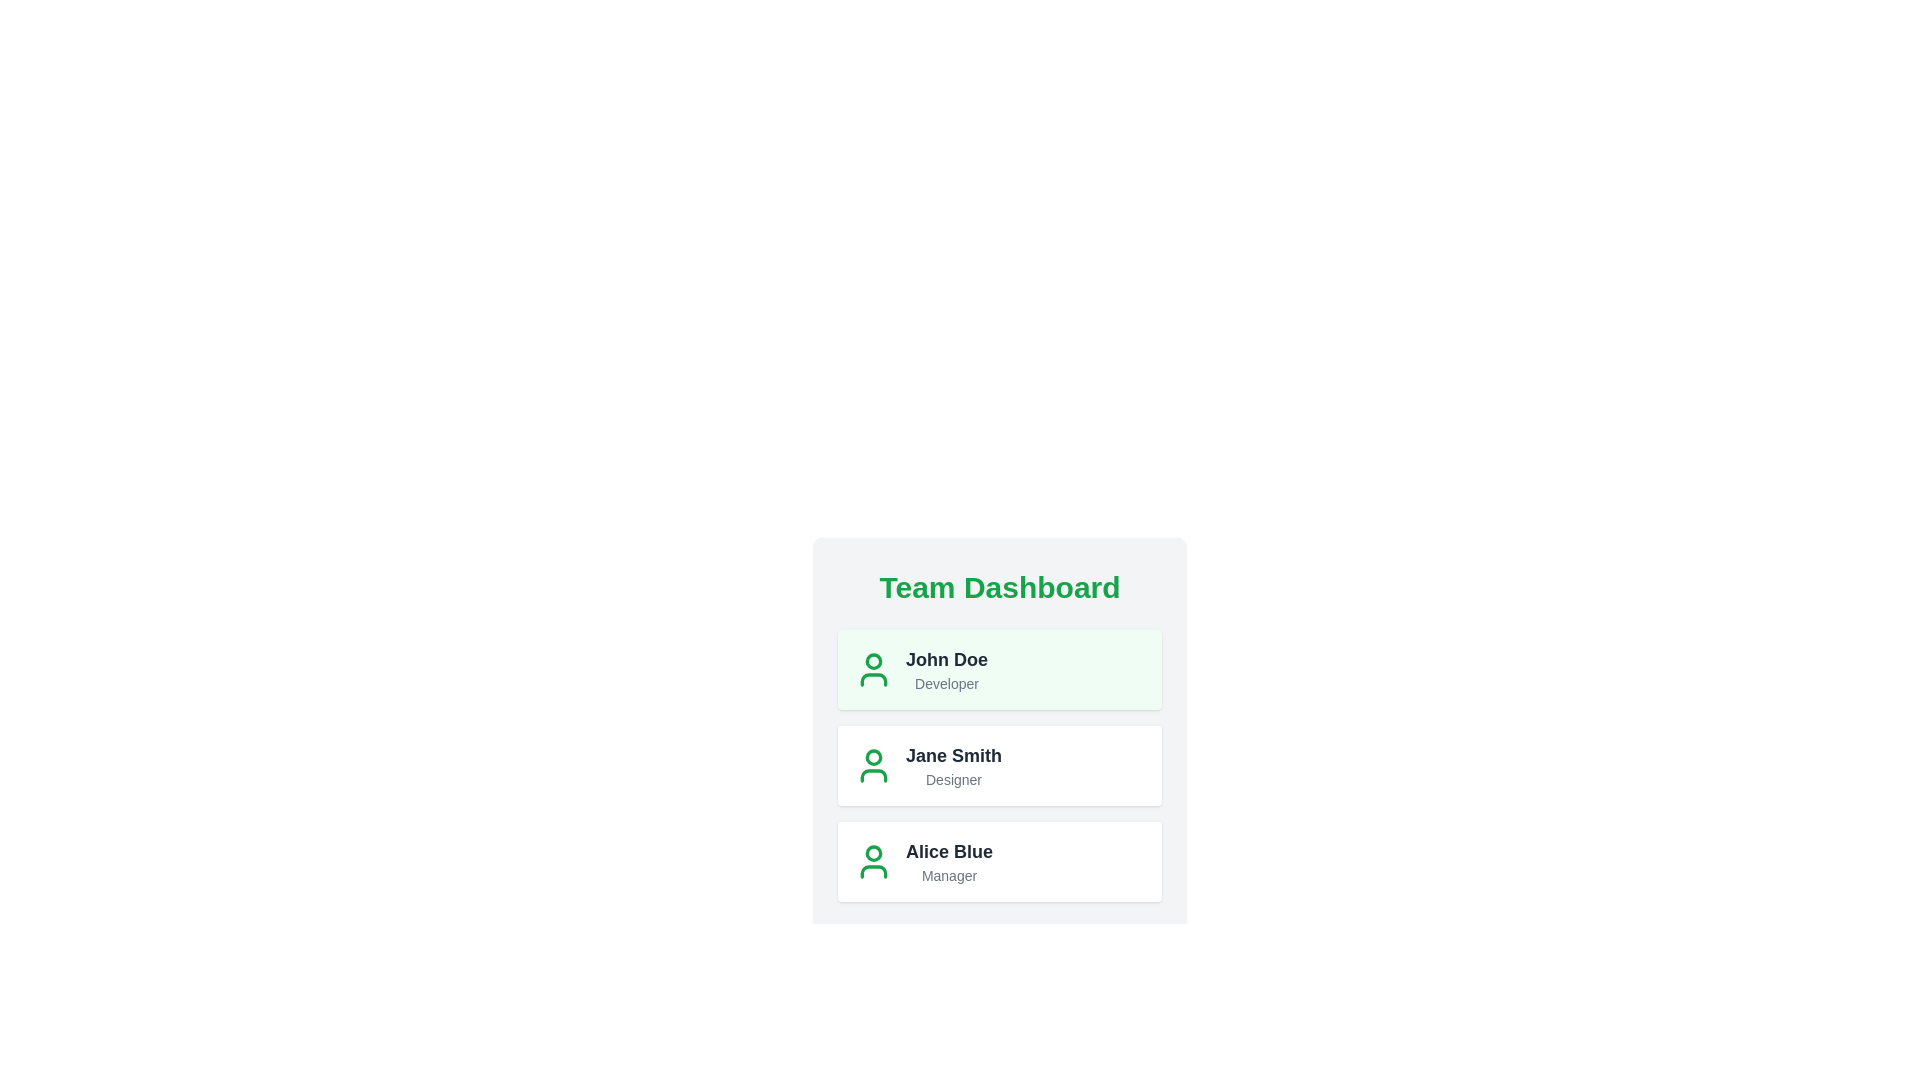 The width and height of the screenshot is (1920, 1080). I want to click on the 'John Doe' text component within the topmost card of the 'Team Dashboard' section for interaction, so click(945, 670).